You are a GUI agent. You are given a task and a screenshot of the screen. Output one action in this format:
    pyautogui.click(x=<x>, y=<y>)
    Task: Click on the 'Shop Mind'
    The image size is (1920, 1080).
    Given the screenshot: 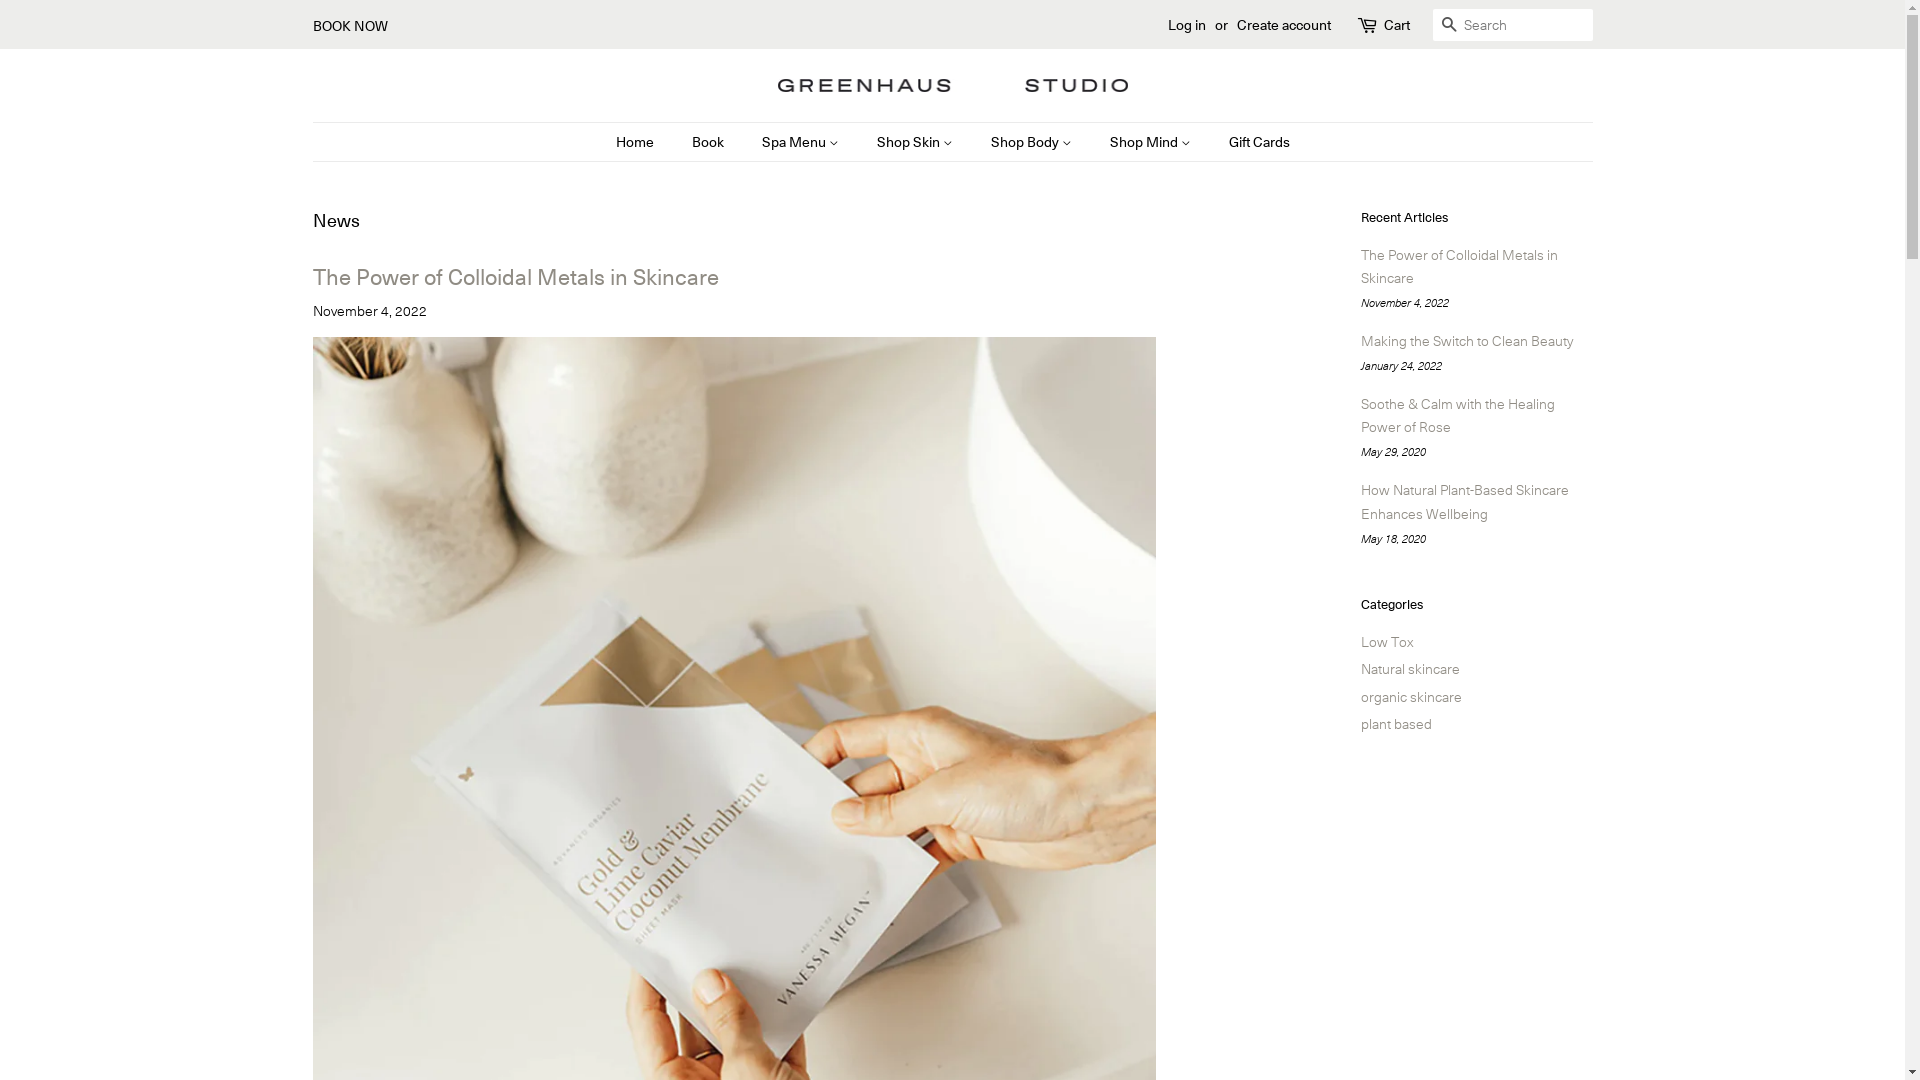 What is the action you would take?
    pyautogui.click(x=1093, y=141)
    